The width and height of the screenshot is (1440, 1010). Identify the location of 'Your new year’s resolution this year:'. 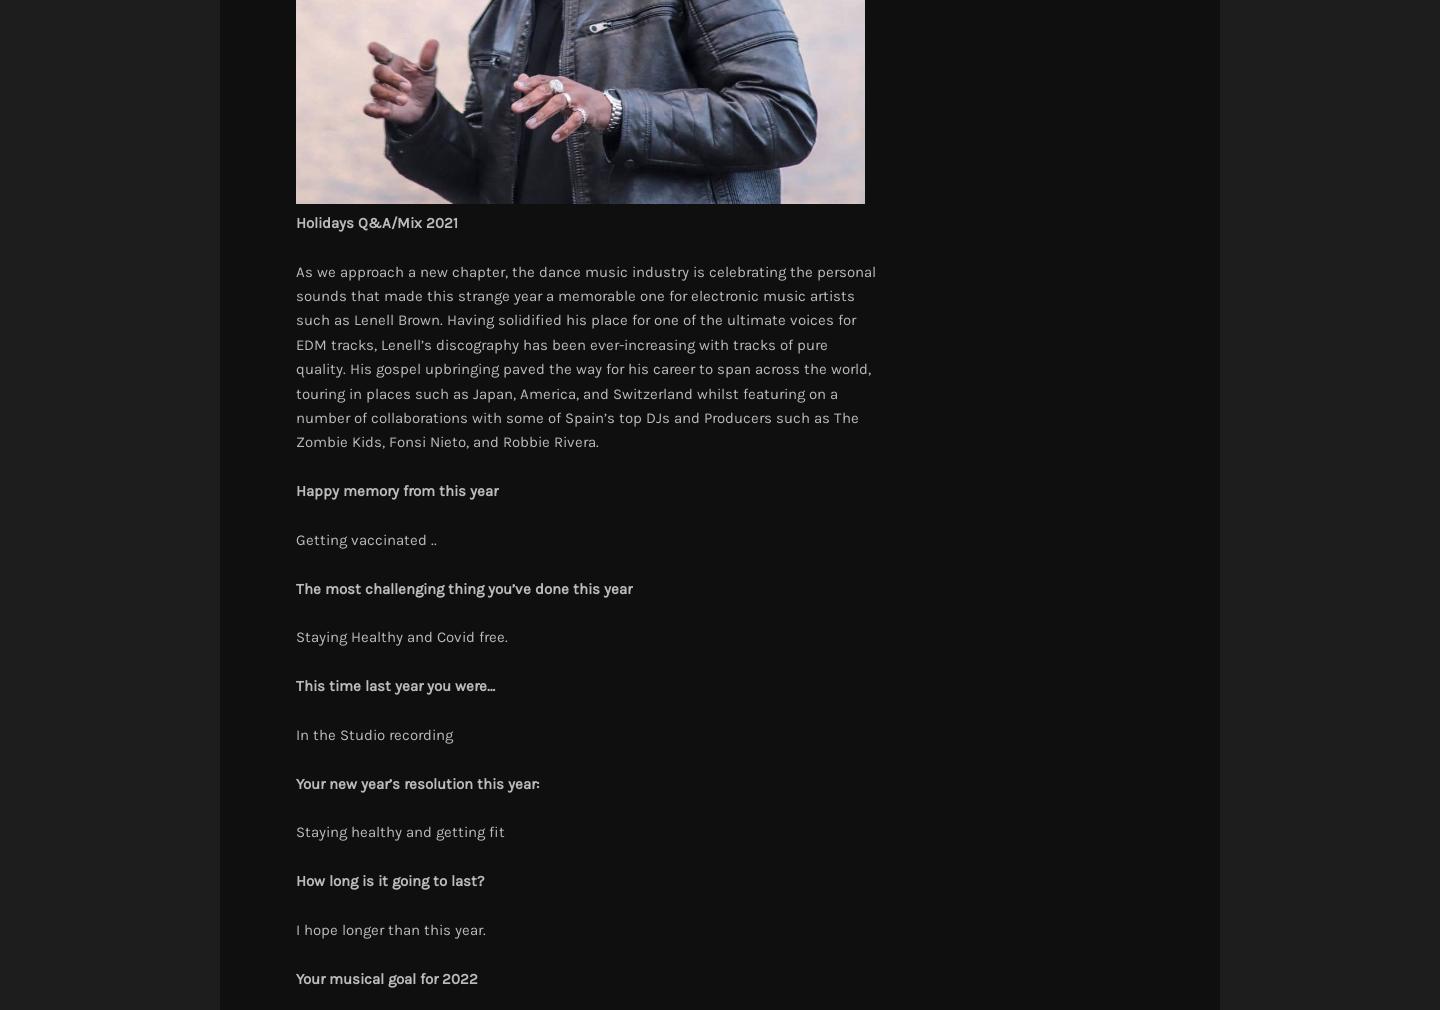
(416, 782).